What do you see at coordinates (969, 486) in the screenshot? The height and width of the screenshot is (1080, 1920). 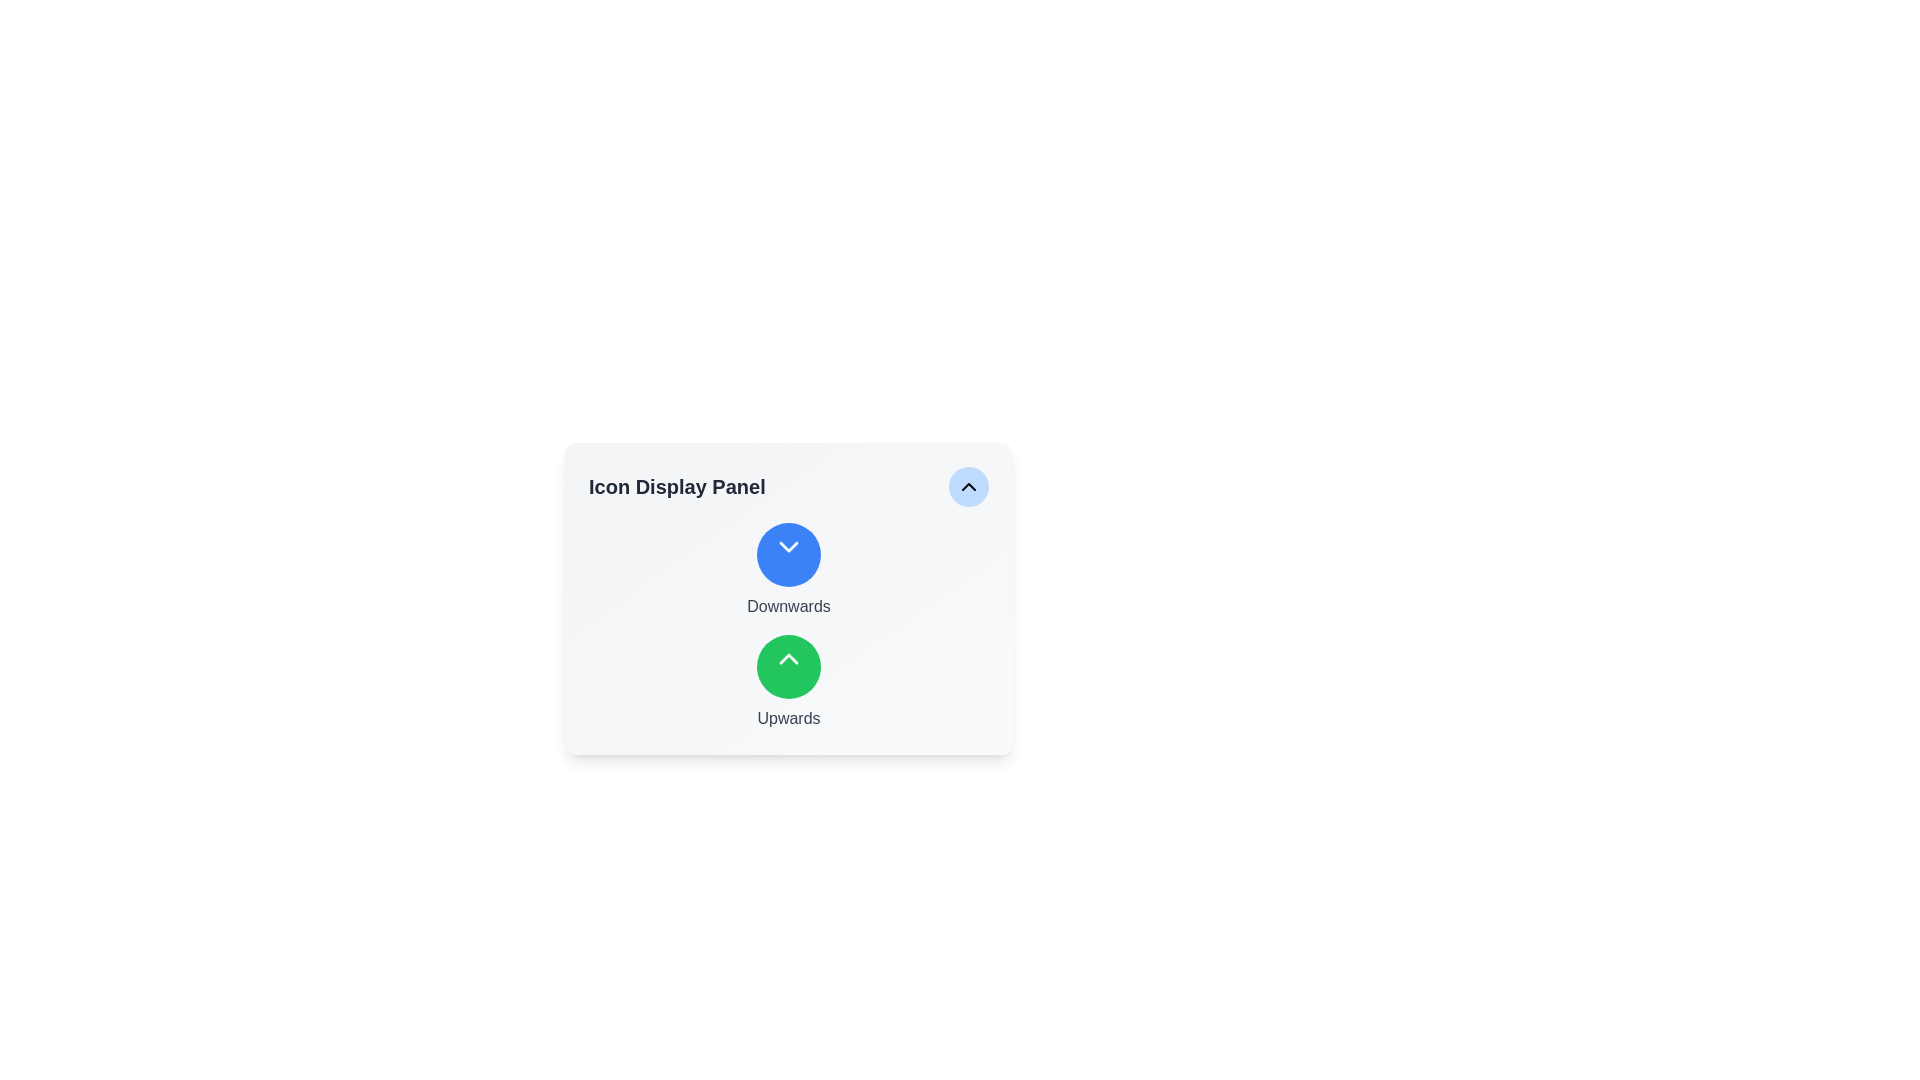 I see `the upward arrow icon located` at bounding box center [969, 486].